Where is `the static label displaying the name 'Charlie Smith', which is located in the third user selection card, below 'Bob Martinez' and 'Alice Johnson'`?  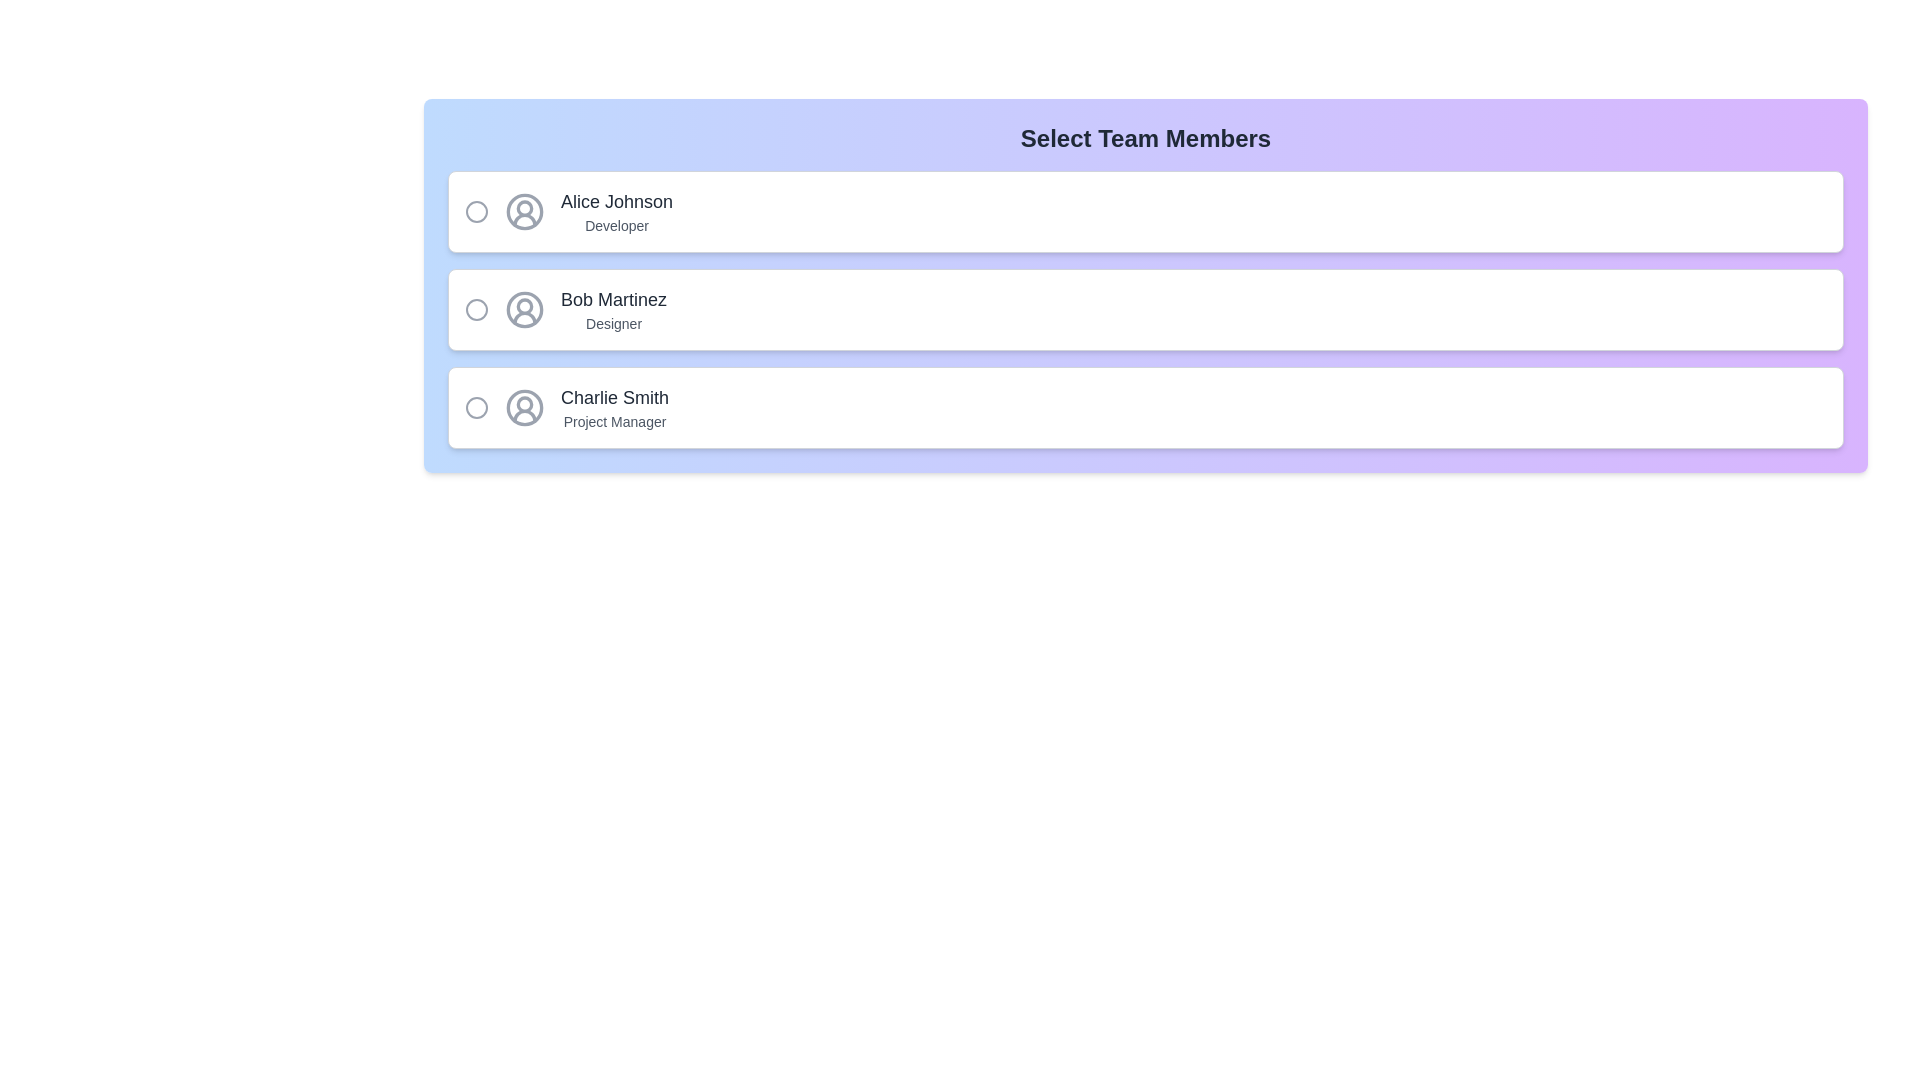
the static label displaying the name 'Charlie Smith', which is located in the third user selection card, below 'Bob Martinez' and 'Alice Johnson' is located at coordinates (613, 397).